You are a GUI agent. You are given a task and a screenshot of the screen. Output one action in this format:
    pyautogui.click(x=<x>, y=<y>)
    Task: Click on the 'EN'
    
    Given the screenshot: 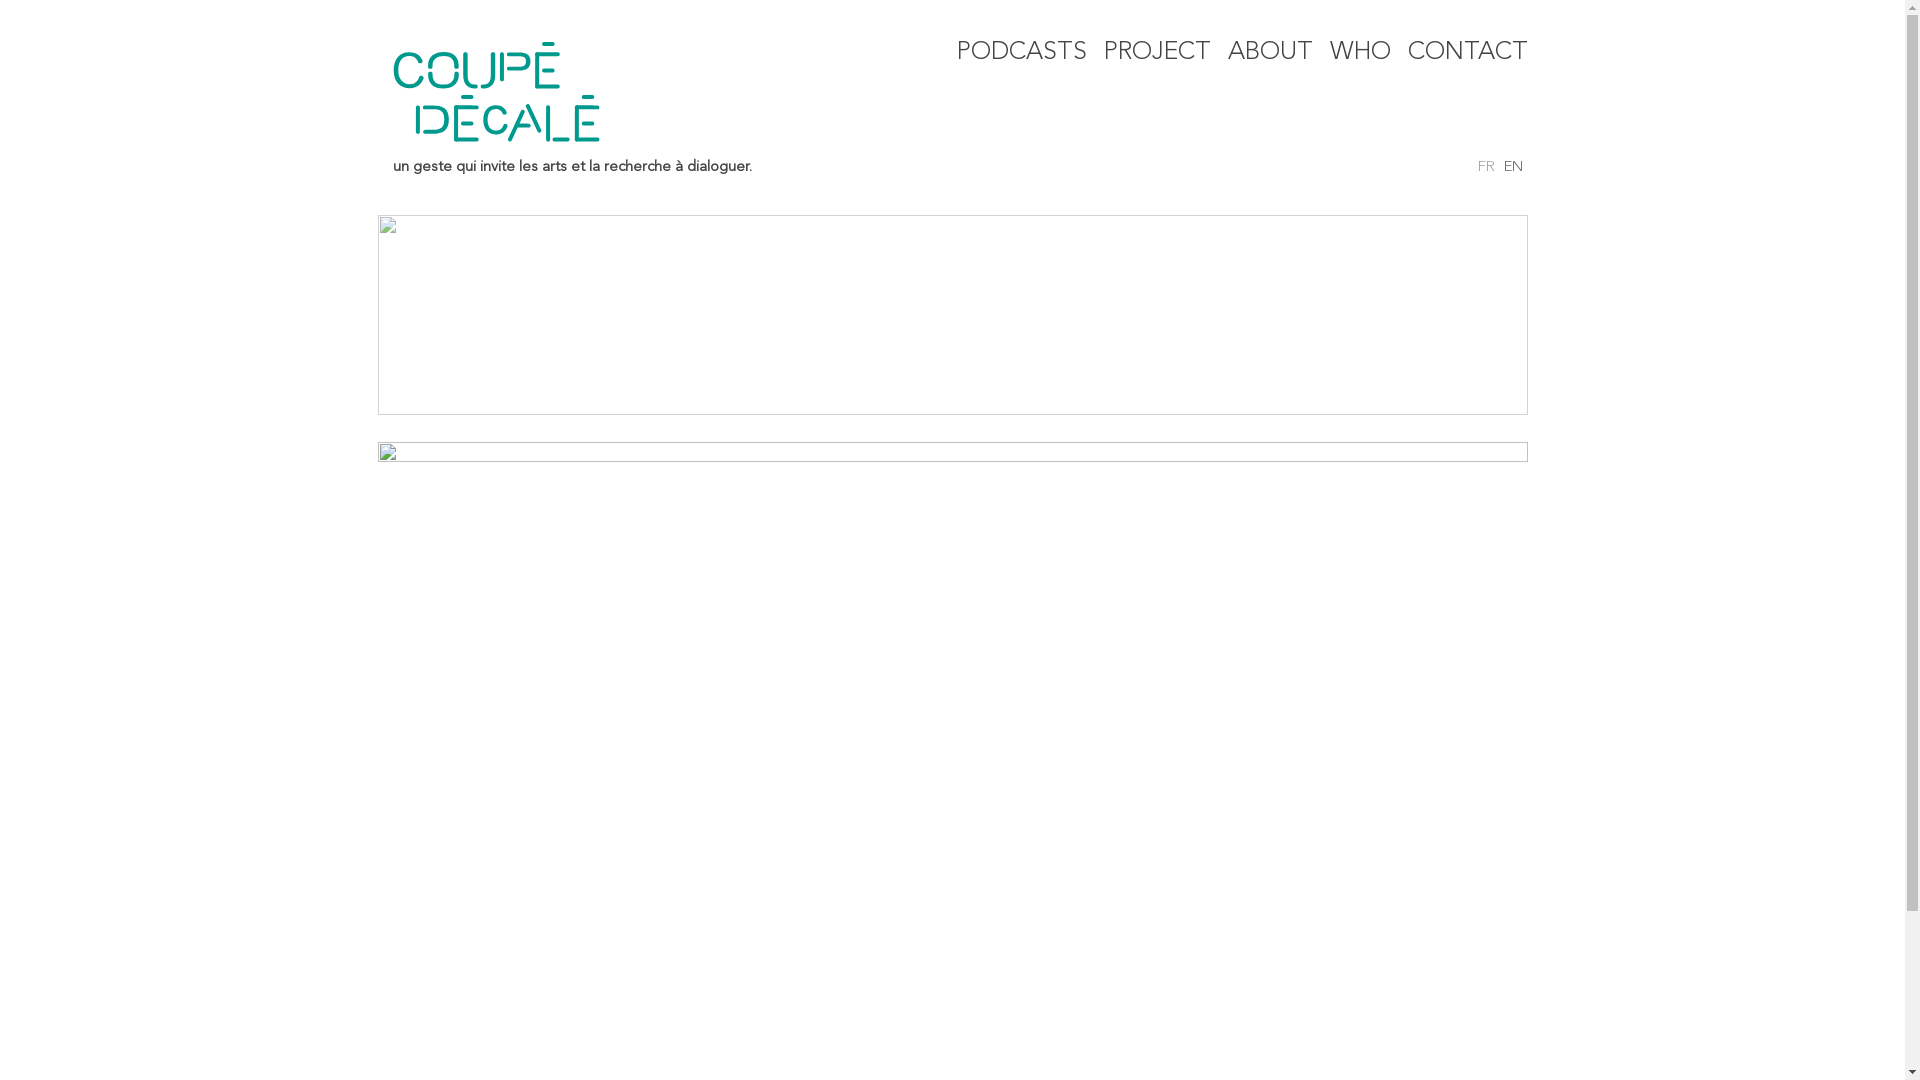 What is the action you would take?
    pyautogui.click(x=1513, y=166)
    